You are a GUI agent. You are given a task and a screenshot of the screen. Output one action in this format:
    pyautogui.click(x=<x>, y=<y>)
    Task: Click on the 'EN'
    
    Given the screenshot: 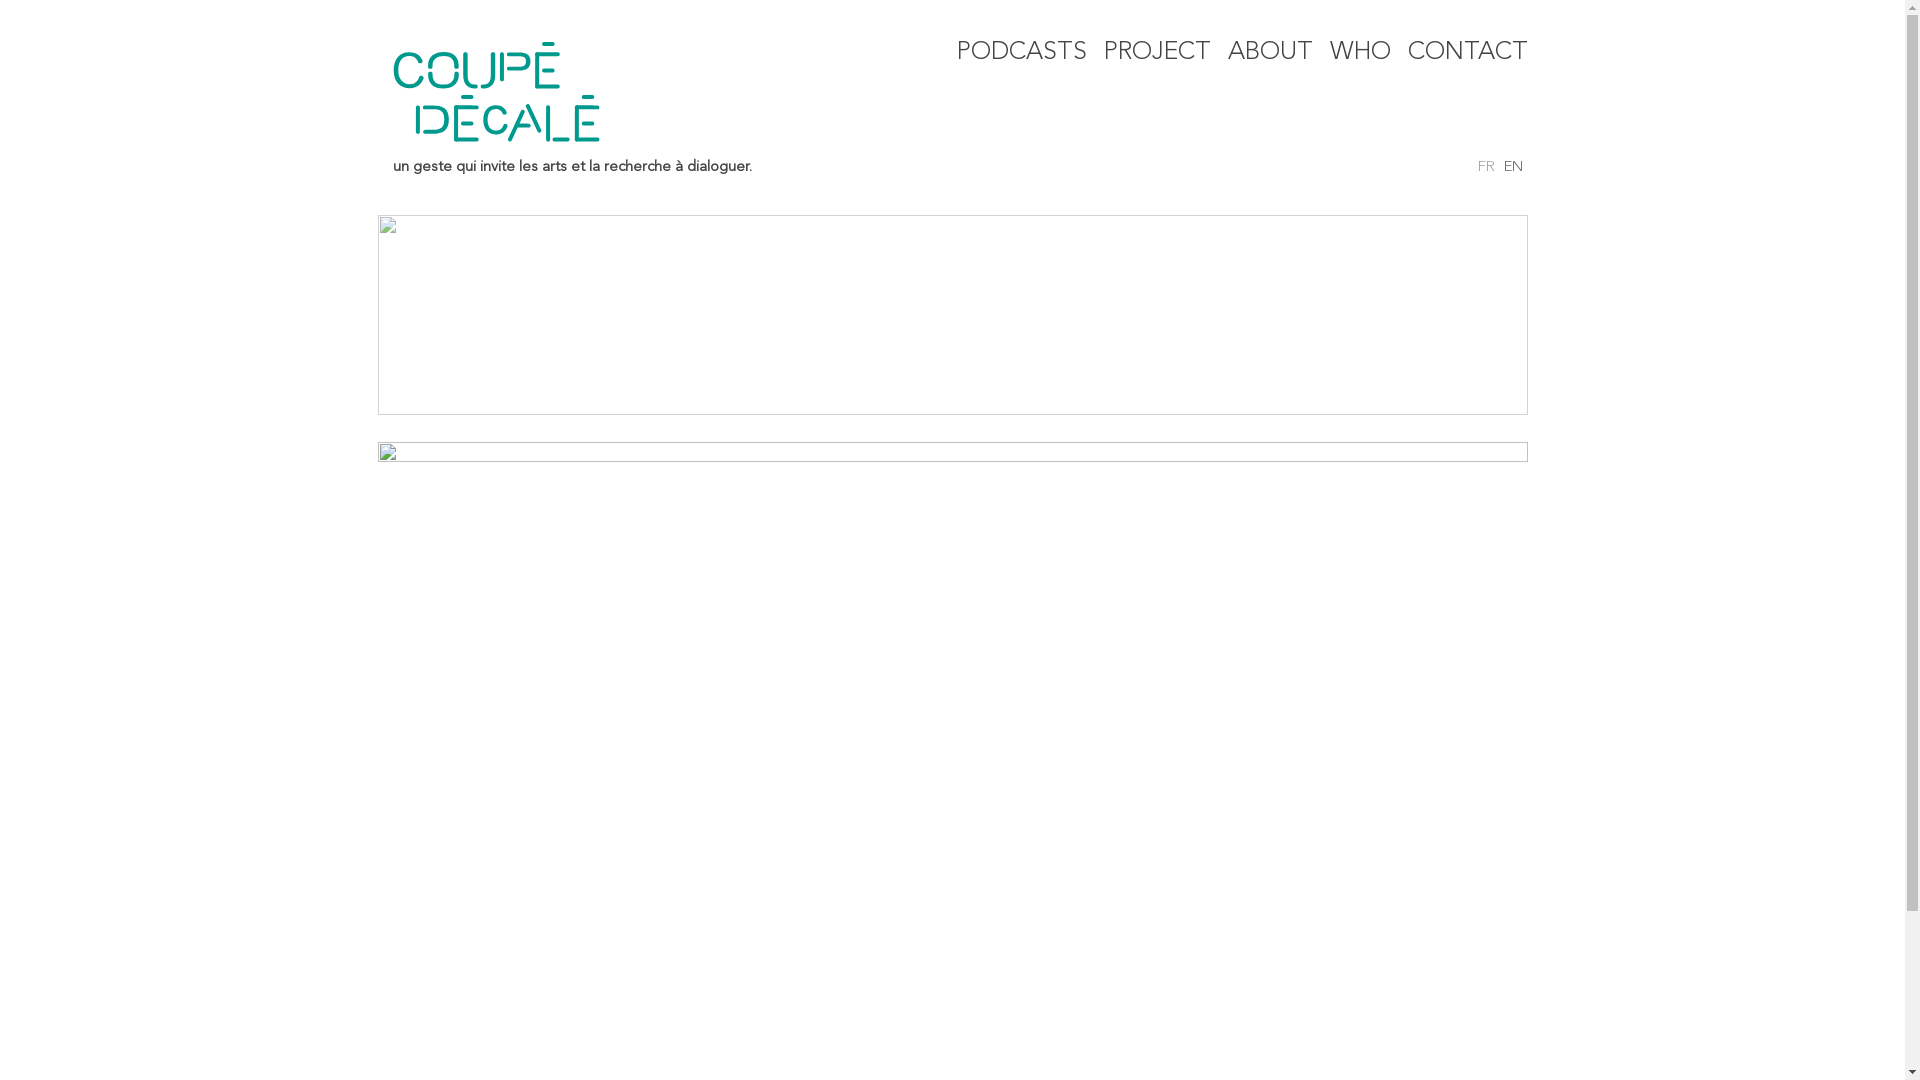 What is the action you would take?
    pyautogui.click(x=1513, y=166)
    